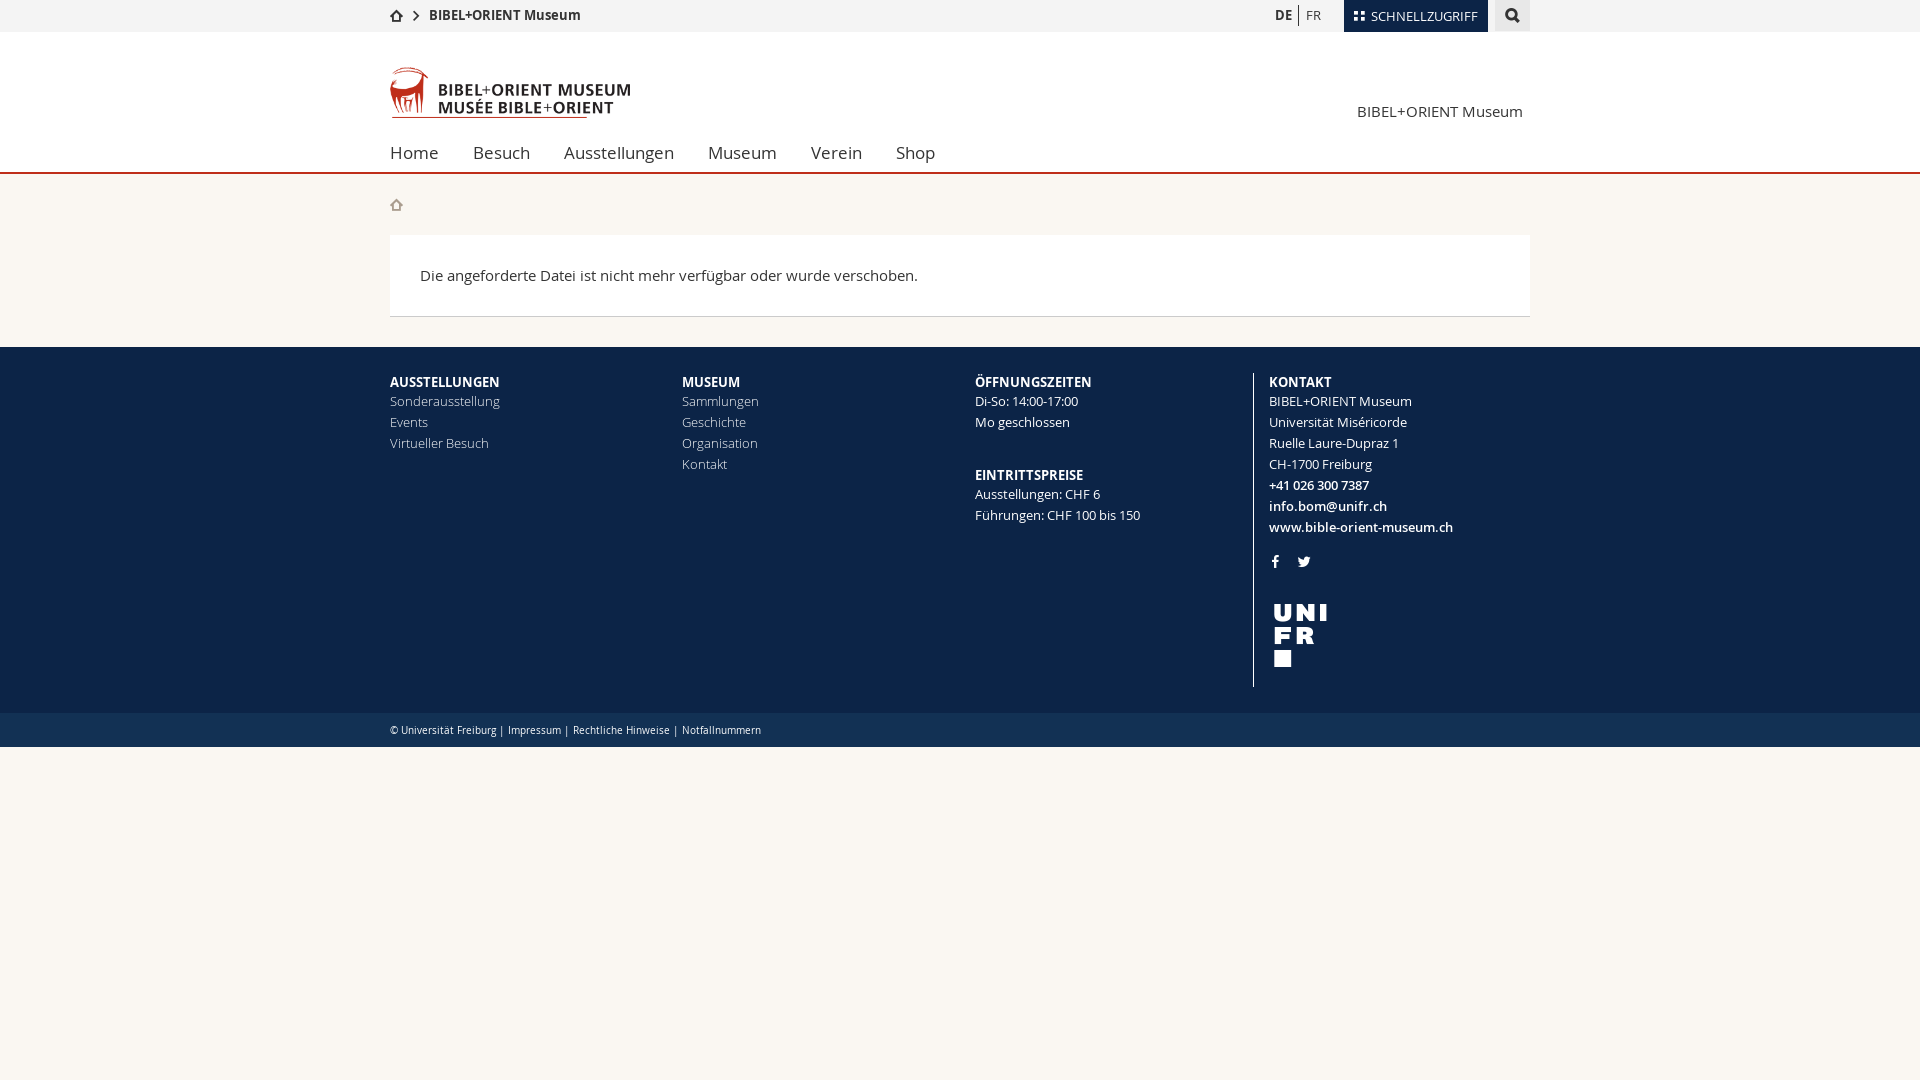 The image size is (1920, 1080). What do you see at coordinates (704, 463) in the screenshot?
I see `'Kontakt'` at bounding box center [704, 463].